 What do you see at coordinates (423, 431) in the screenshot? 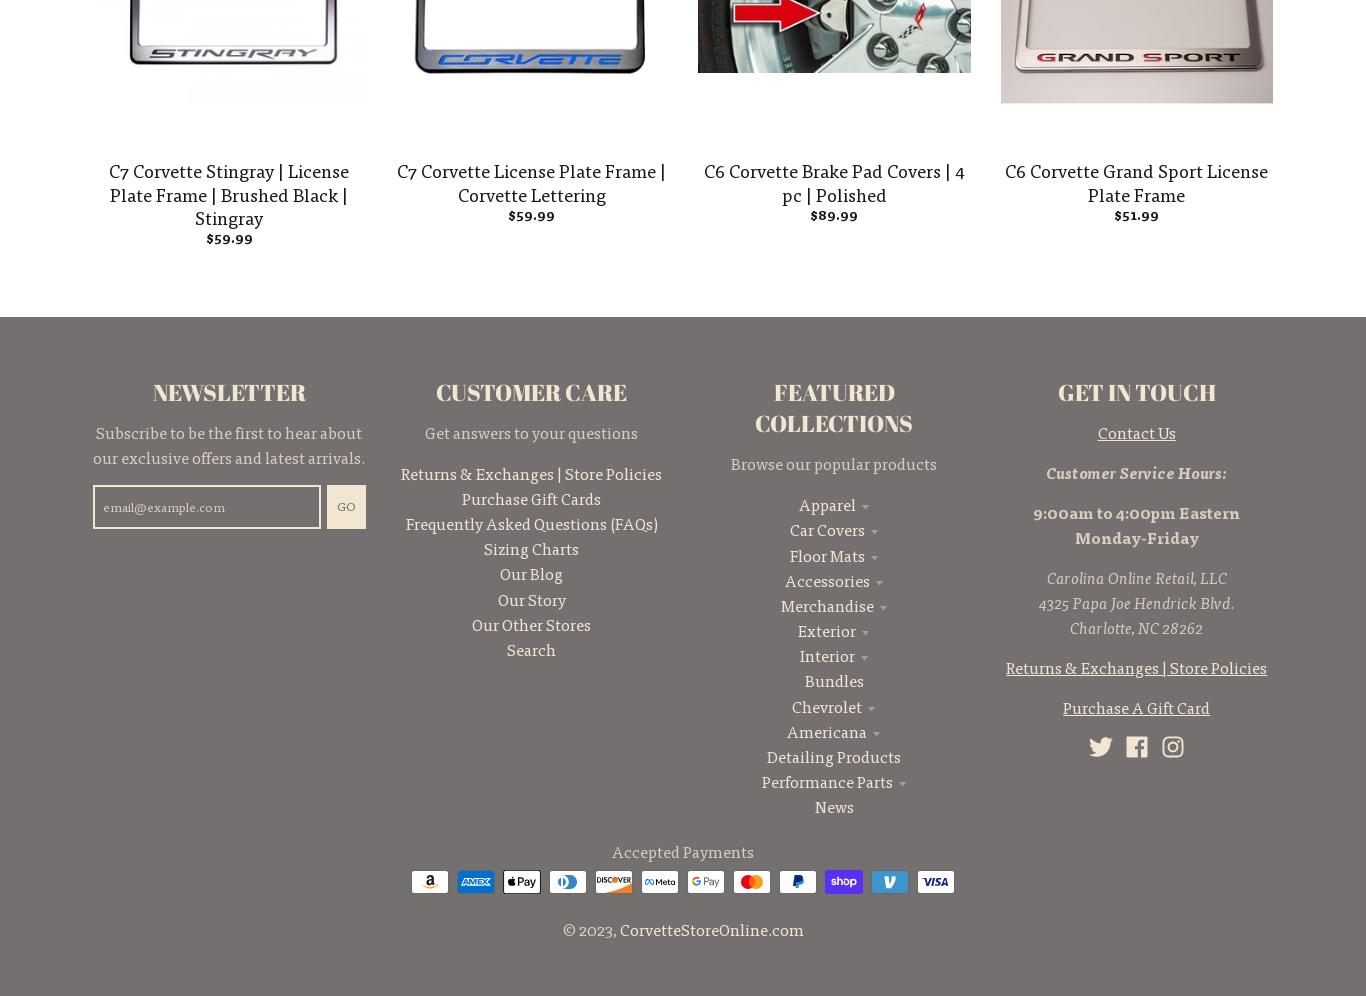
I see `'Get answers to your questions'` at bounding box center [423, 431].